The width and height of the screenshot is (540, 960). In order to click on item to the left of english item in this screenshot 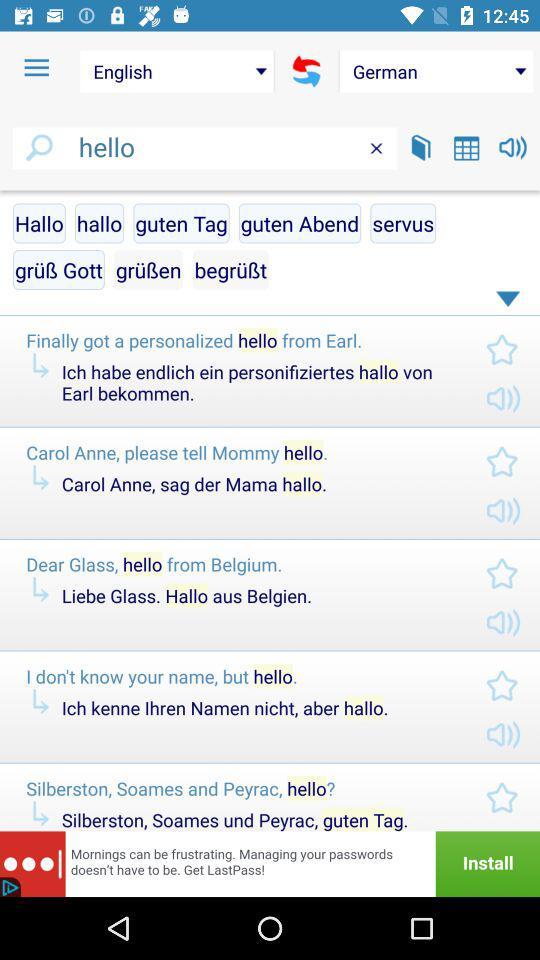, I will do `click(36, 68)`.